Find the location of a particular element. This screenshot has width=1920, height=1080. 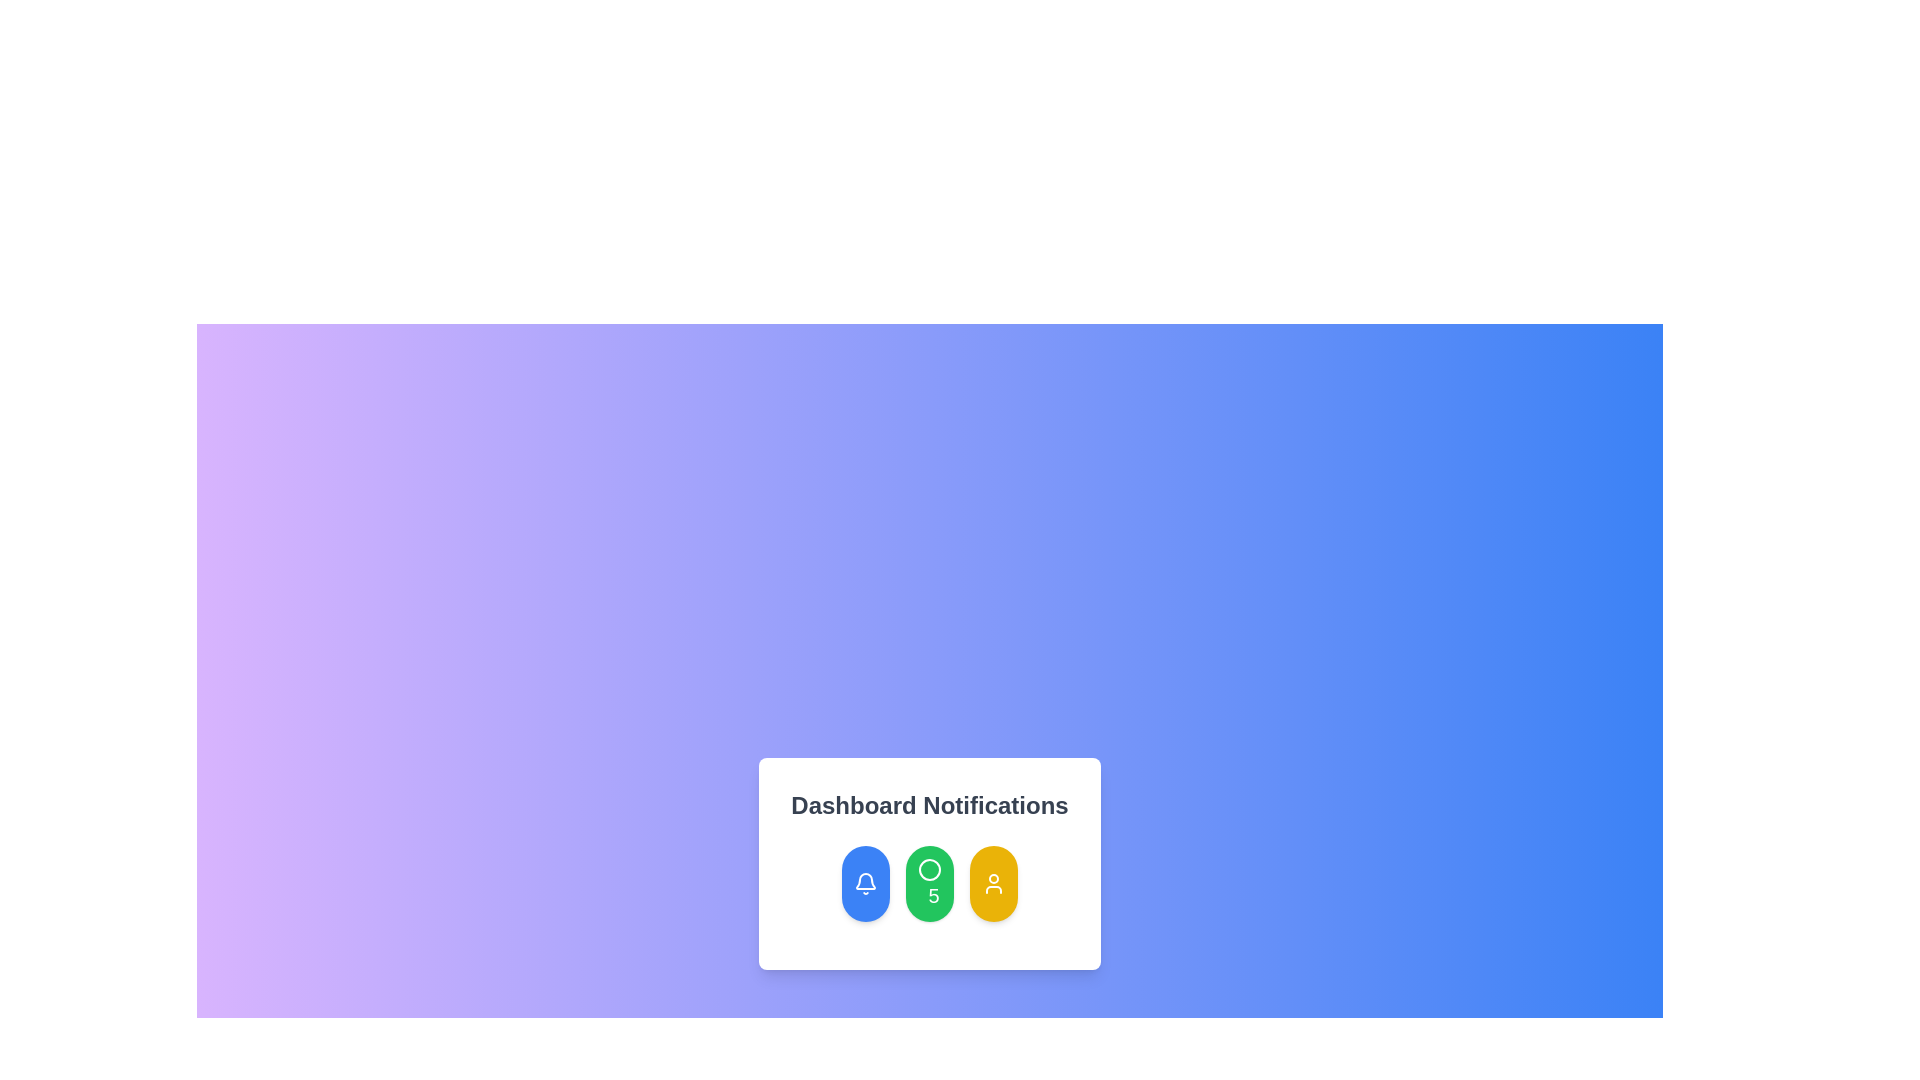

the notification bell icon inside the SVG representation located in the leftmost button of the 'Dashboard Notifications' card is located at coordinates (865, 880).